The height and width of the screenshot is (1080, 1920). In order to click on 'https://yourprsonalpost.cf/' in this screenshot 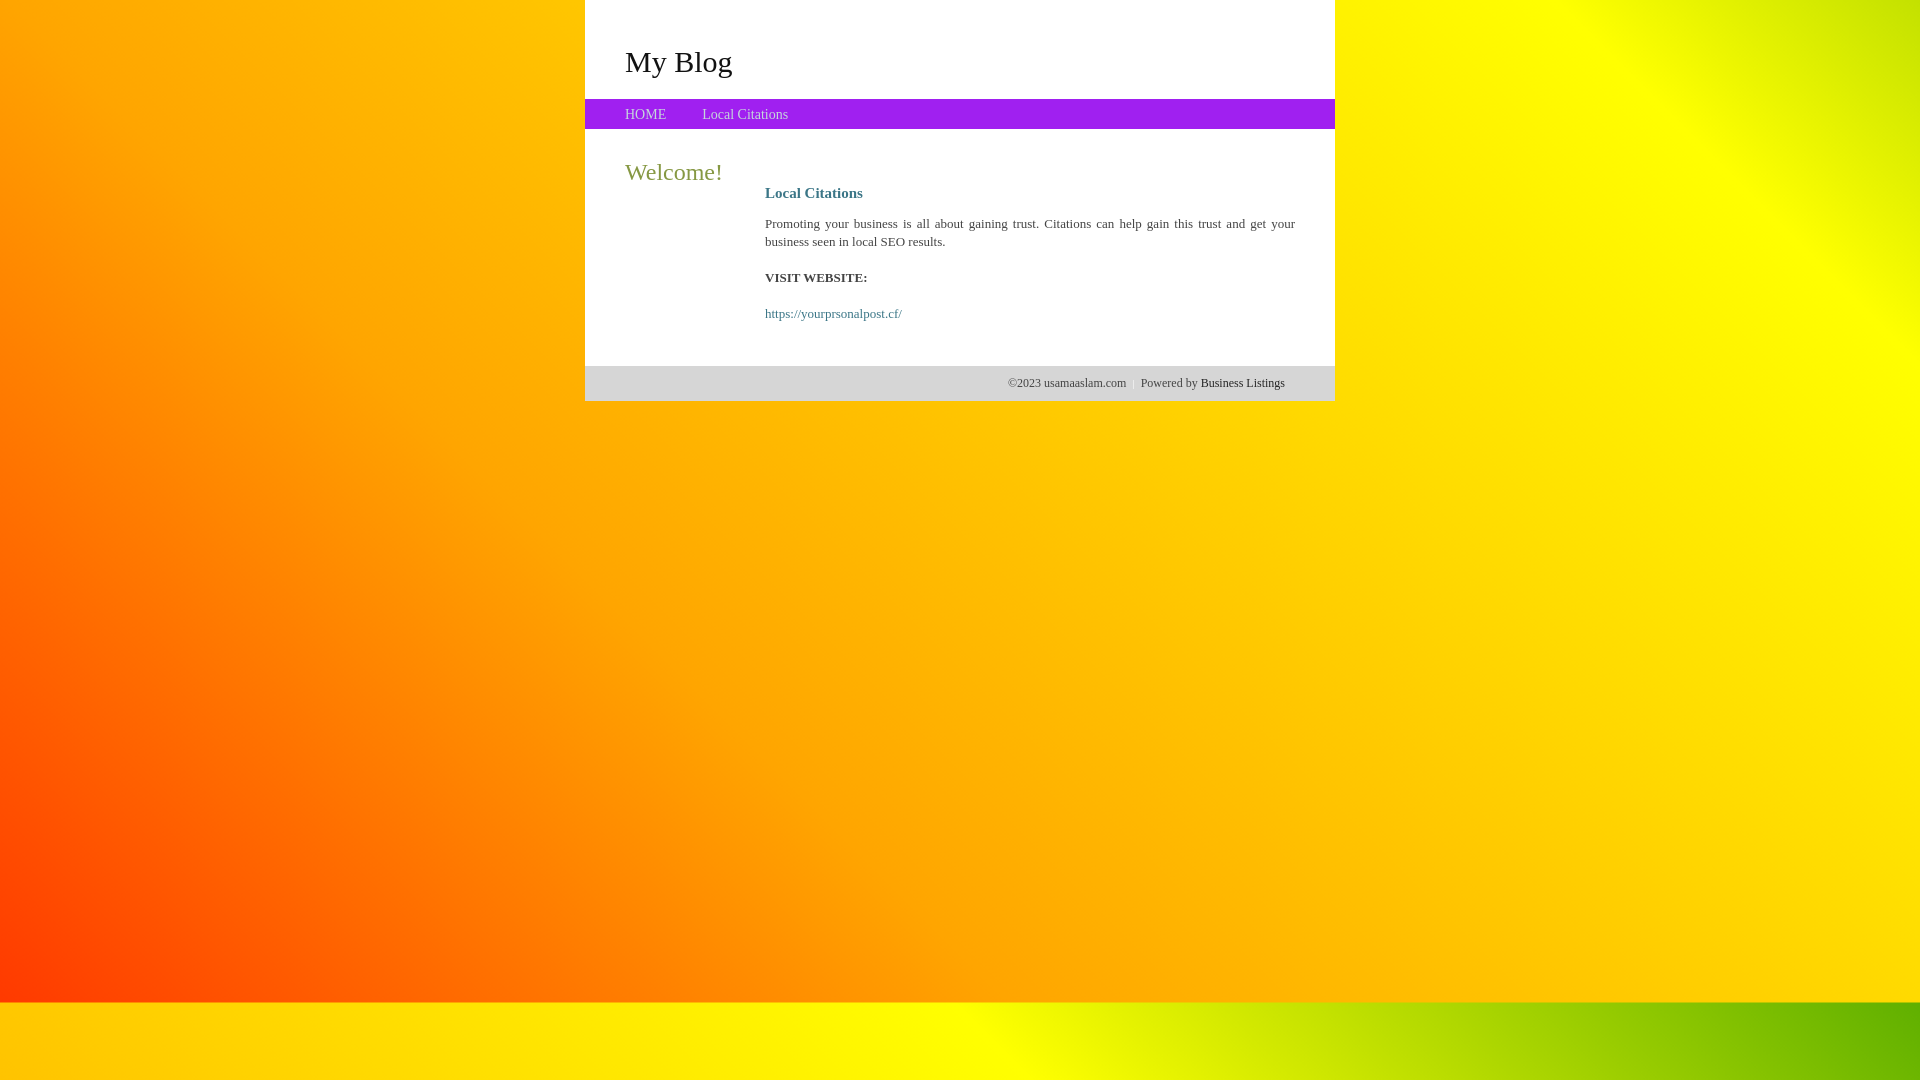, I will do `click(763, 313)`.